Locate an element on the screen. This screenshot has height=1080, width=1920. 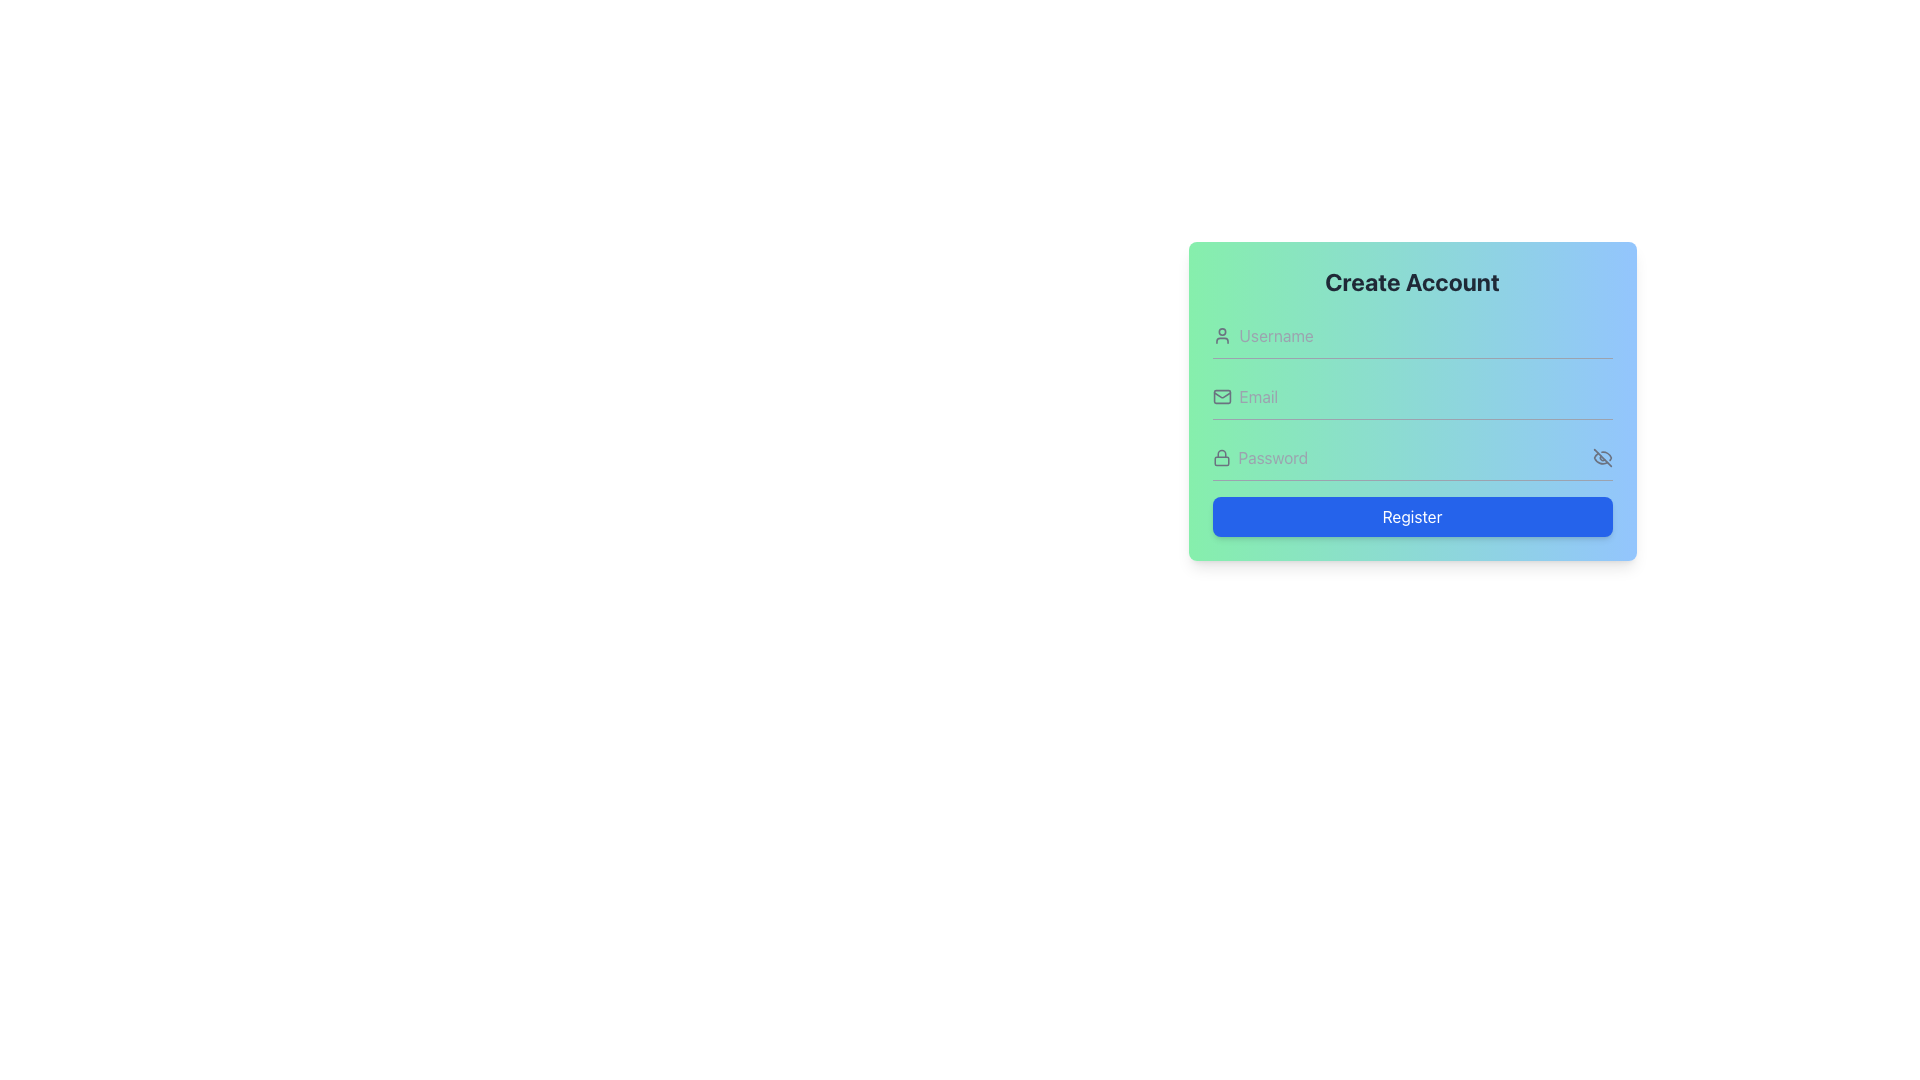
the top left rectangular vector graphic representing the body of the envelope within the email icon is located at coordinates (1221, 397).